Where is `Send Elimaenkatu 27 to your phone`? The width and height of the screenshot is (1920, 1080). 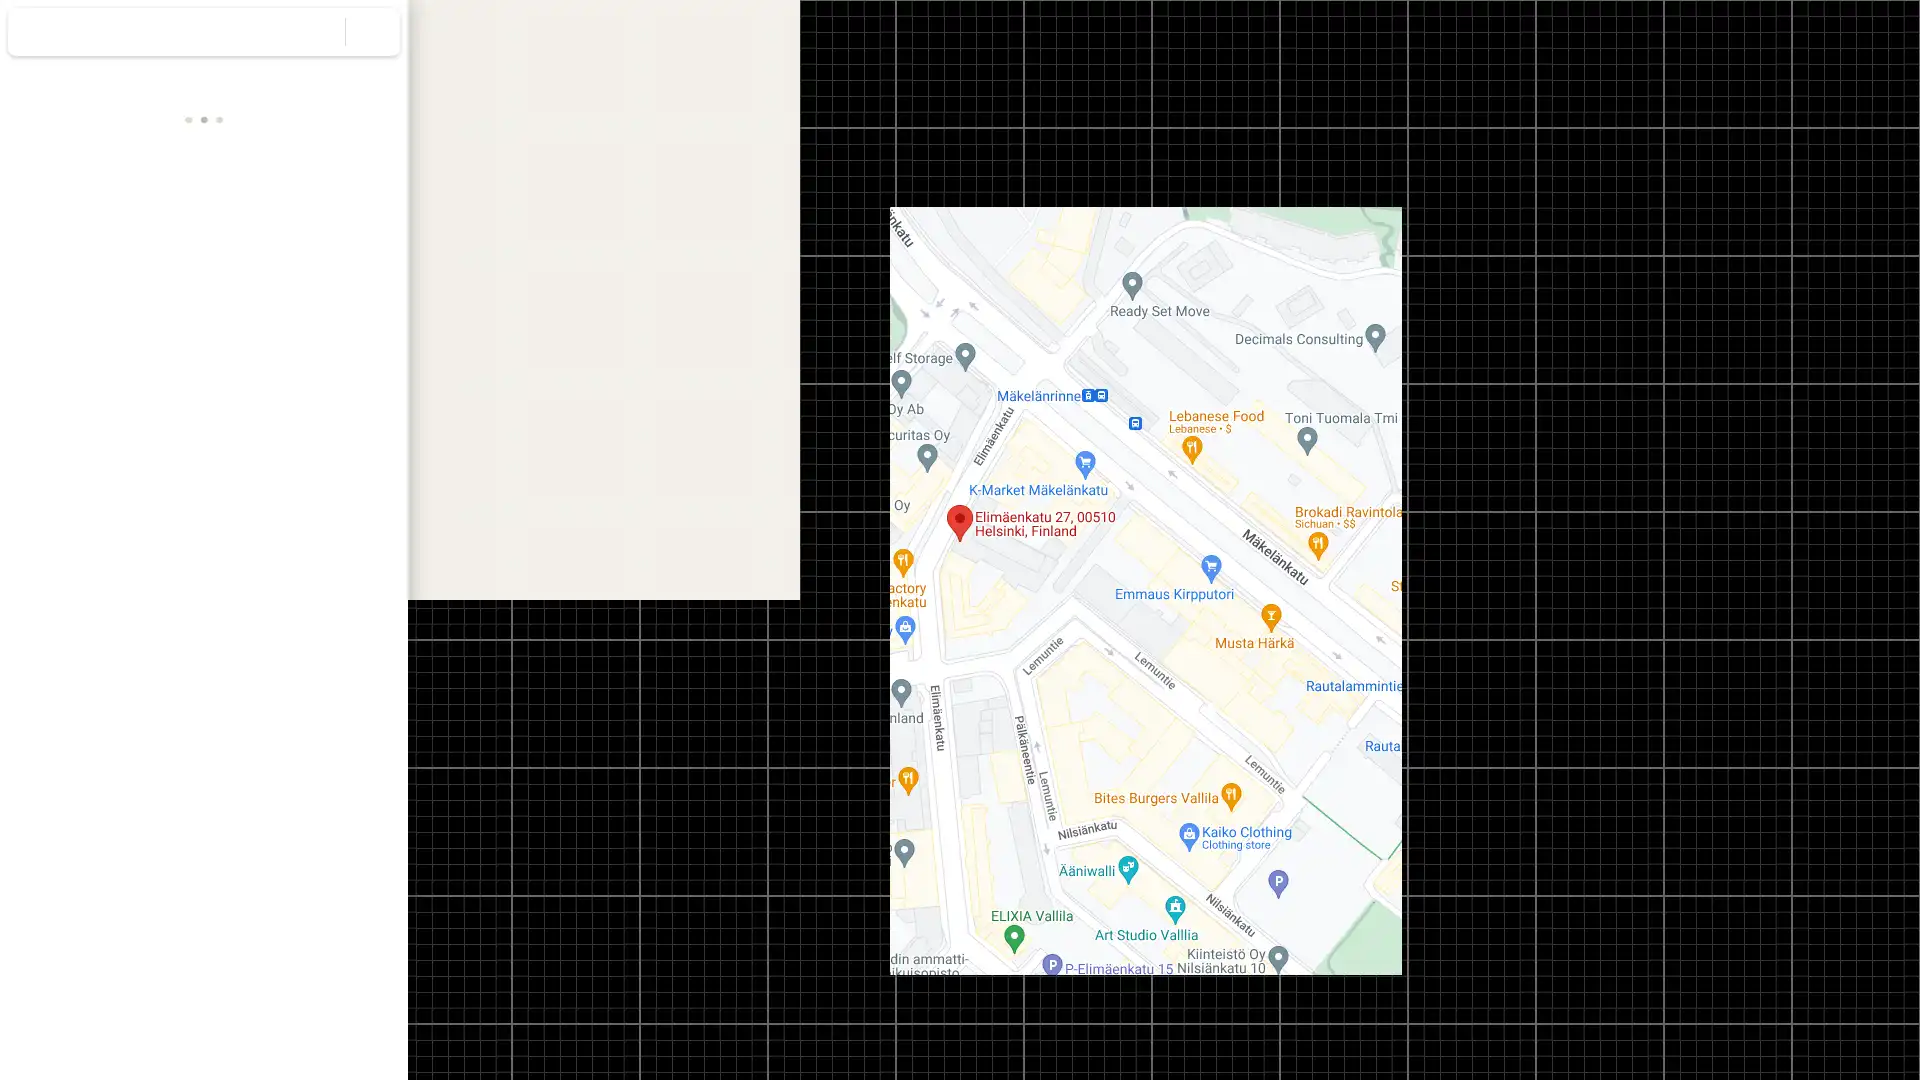 Send Elimaenkatu 27 to your phone is located at coordinates (275, 350).